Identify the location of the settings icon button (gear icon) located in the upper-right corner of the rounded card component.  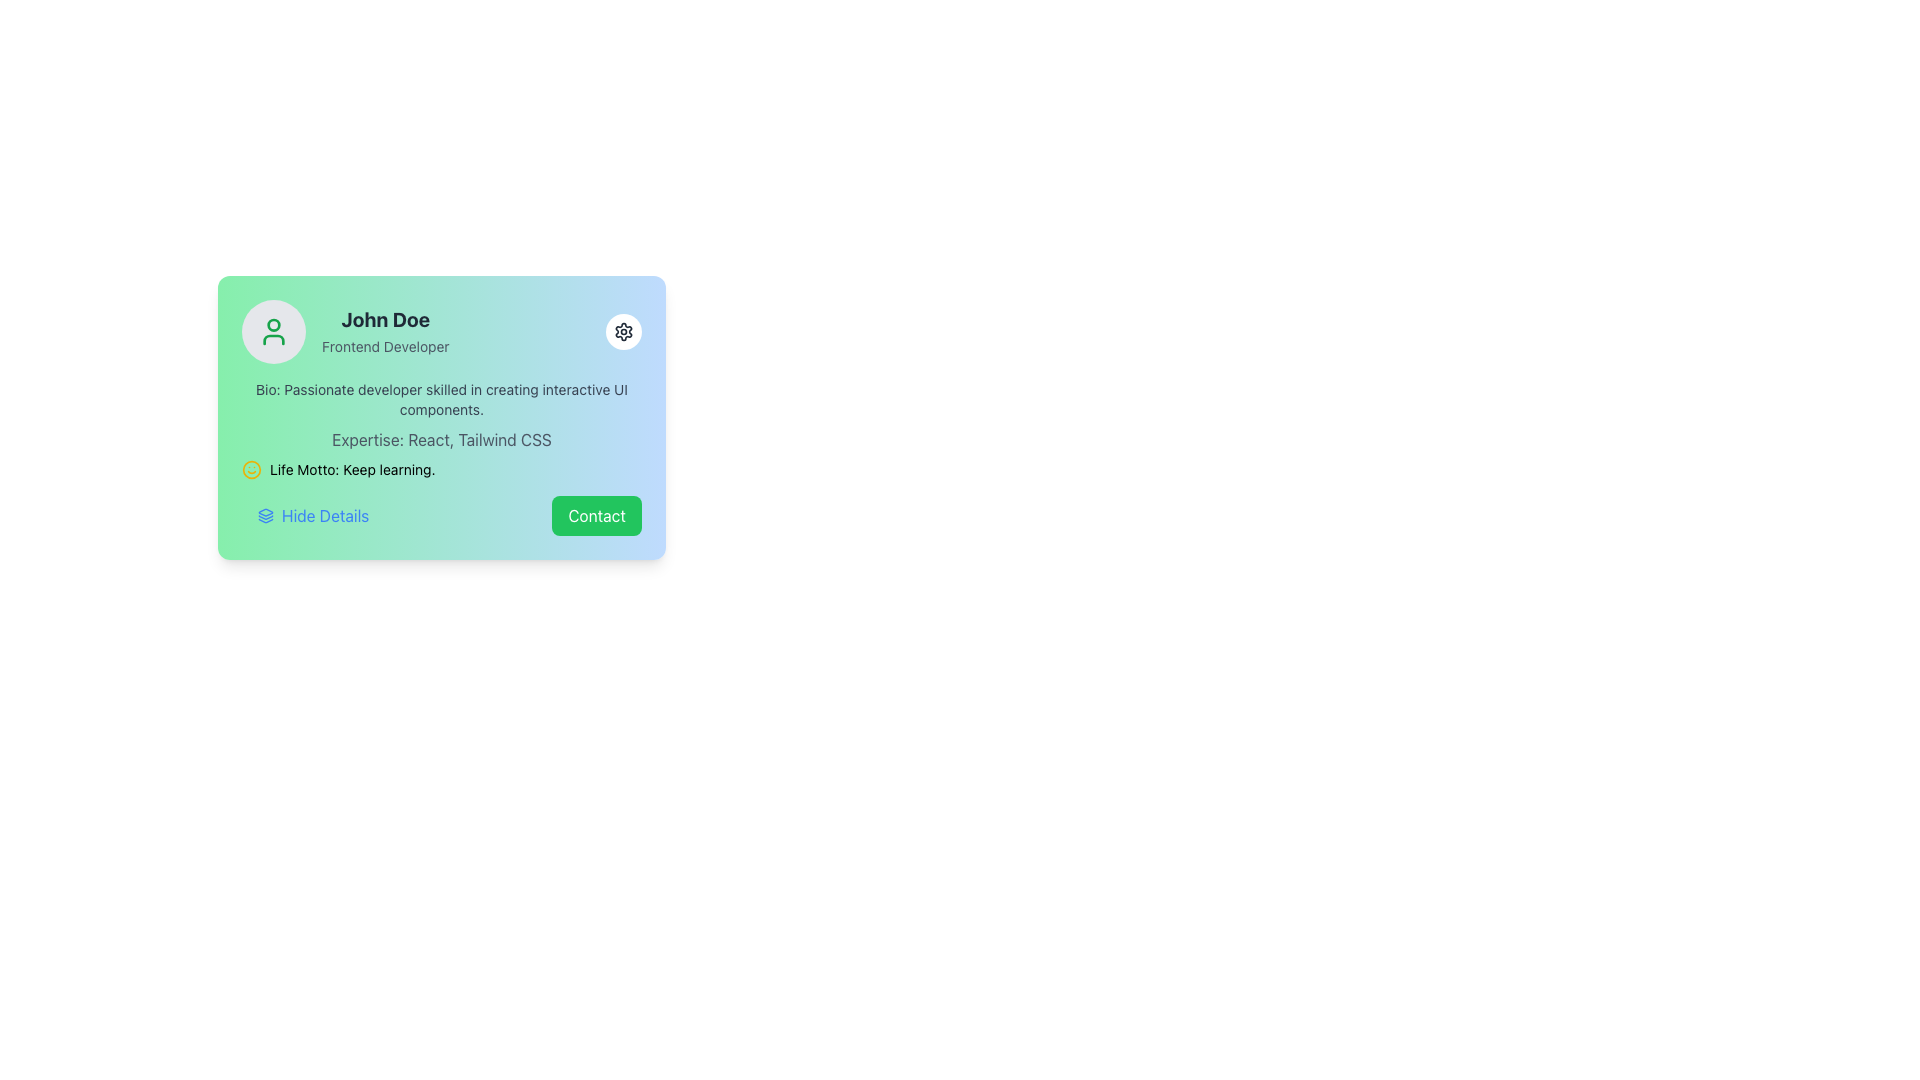
(623, 330).